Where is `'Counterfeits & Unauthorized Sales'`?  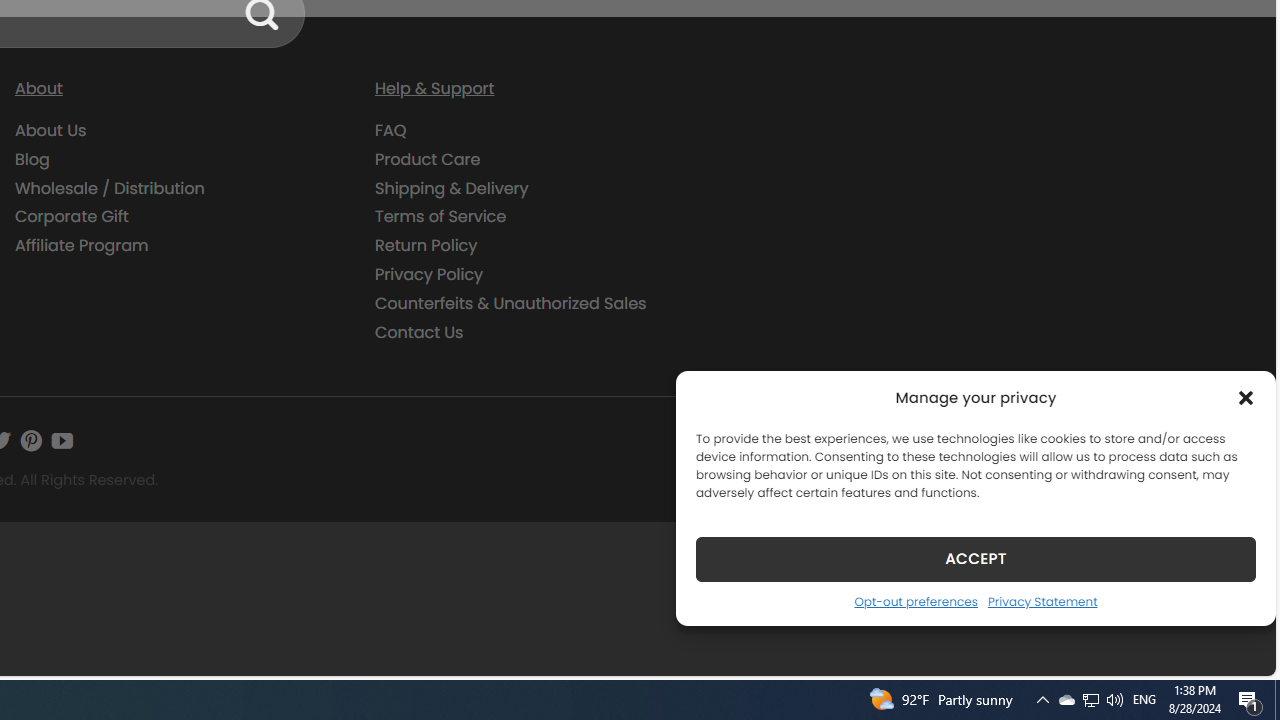 'Counterfeits & Unauthorized Sales' is located at coordinates (540, 303).